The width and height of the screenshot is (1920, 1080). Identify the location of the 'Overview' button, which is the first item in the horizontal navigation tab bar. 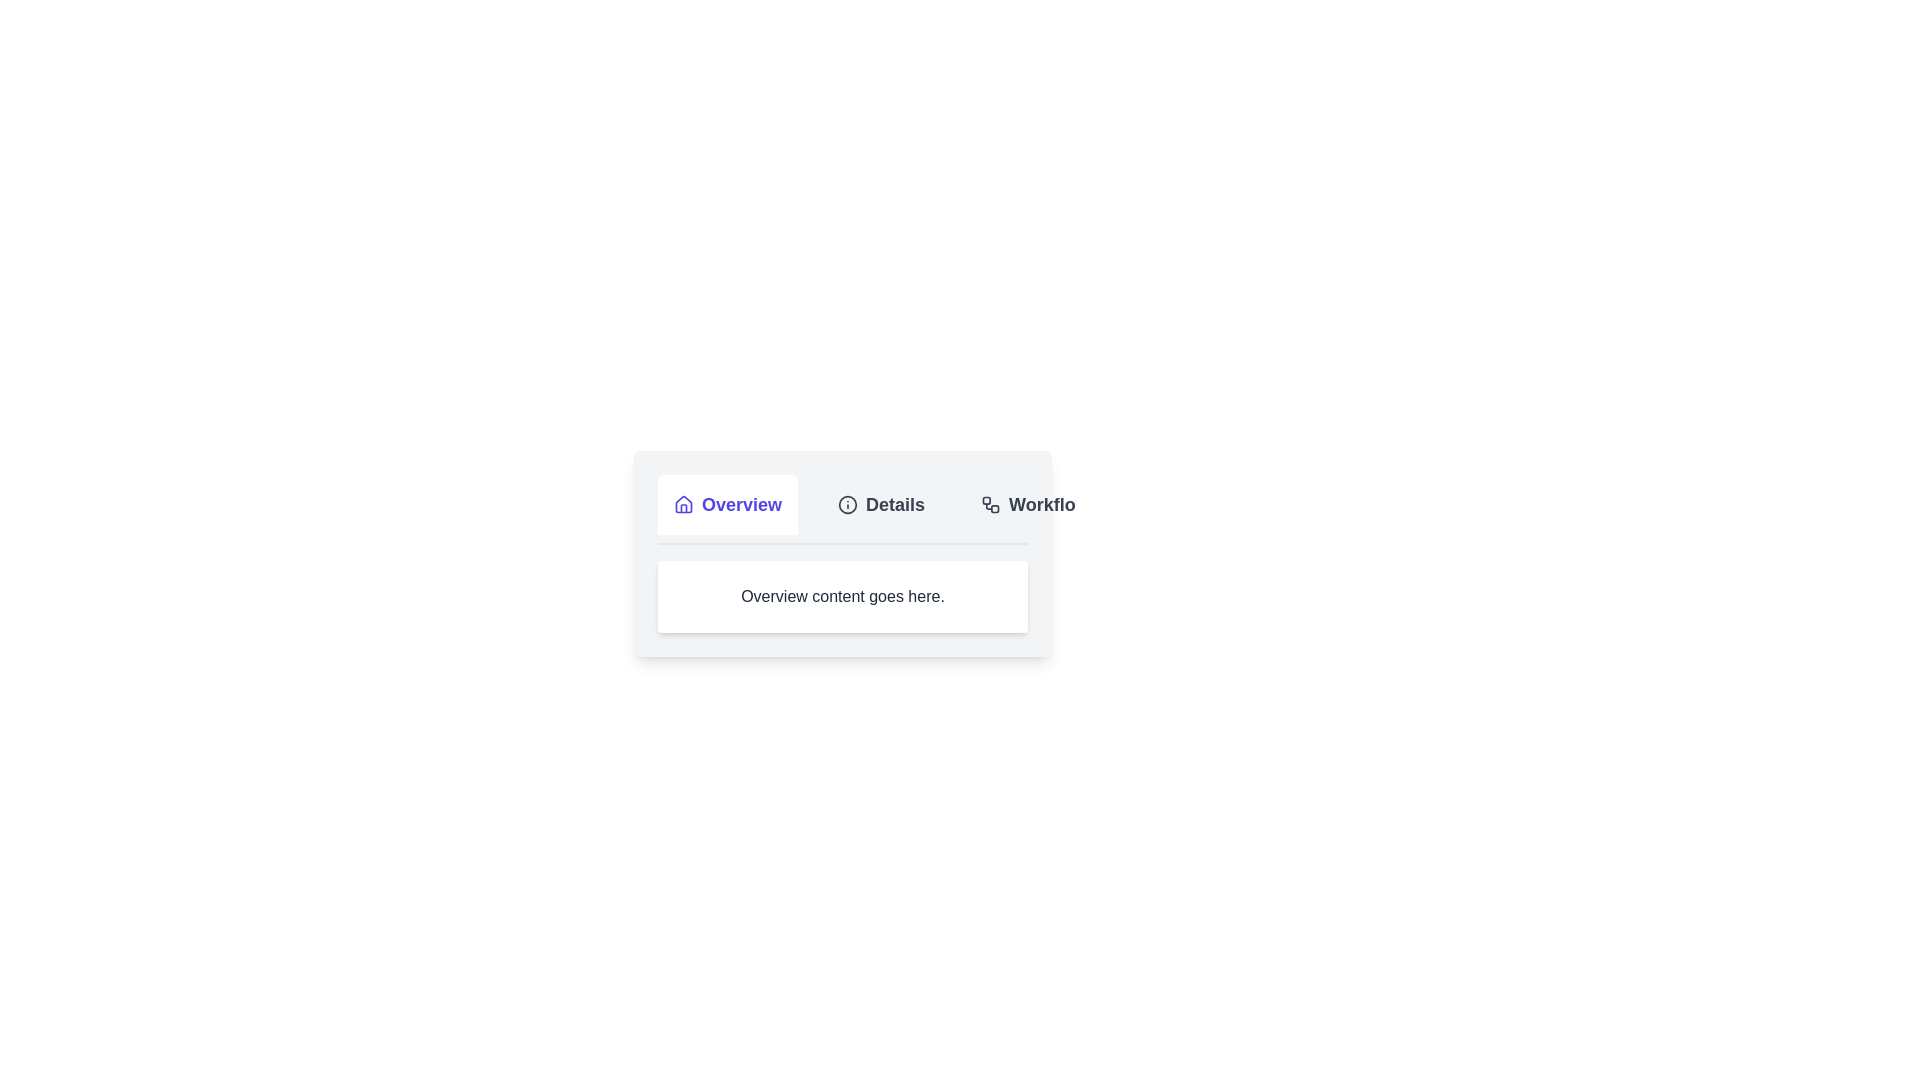
(727, 504).